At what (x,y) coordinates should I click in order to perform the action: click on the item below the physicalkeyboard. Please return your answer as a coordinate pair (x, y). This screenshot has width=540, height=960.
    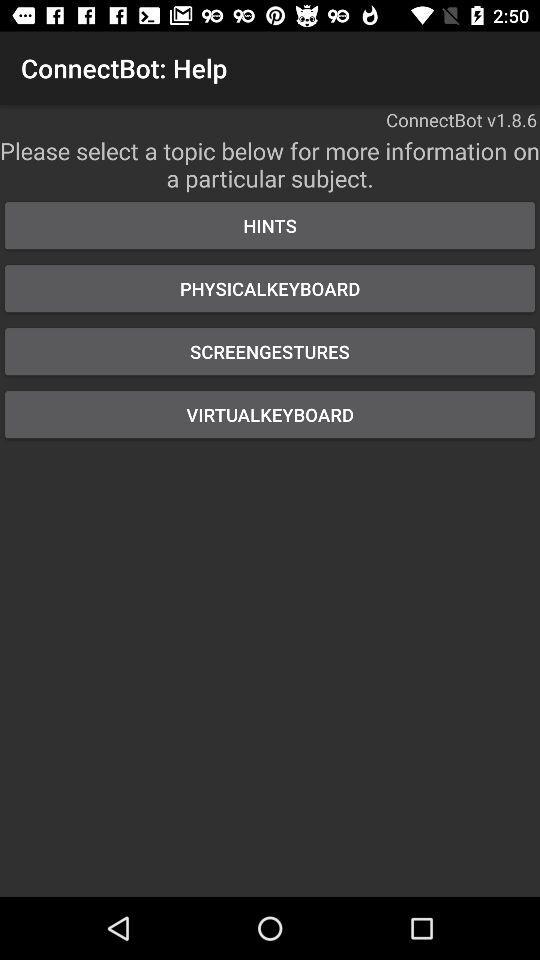
    Looking at the image, I should click on (270, 351).